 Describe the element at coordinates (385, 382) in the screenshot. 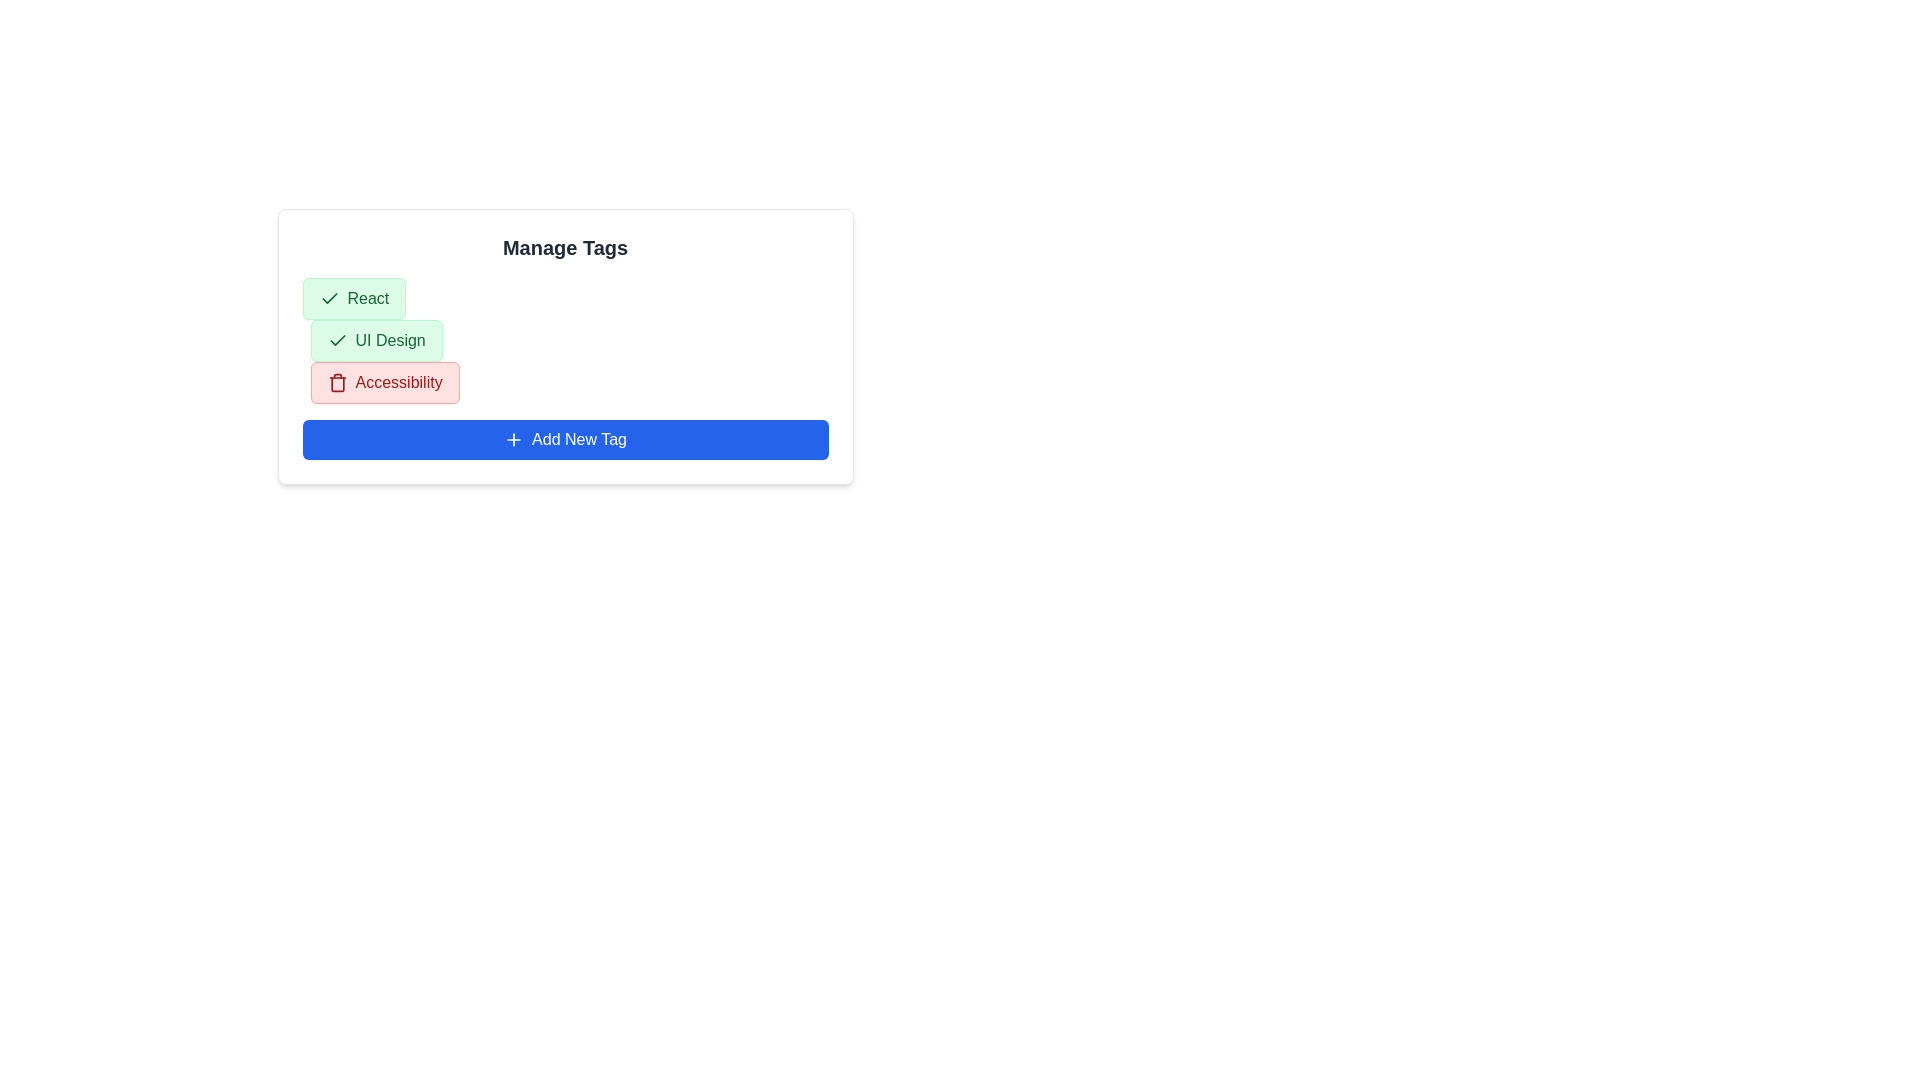

I see `the 'Accessibility' button, which features red text and a trash can icon, for more options` at that location.